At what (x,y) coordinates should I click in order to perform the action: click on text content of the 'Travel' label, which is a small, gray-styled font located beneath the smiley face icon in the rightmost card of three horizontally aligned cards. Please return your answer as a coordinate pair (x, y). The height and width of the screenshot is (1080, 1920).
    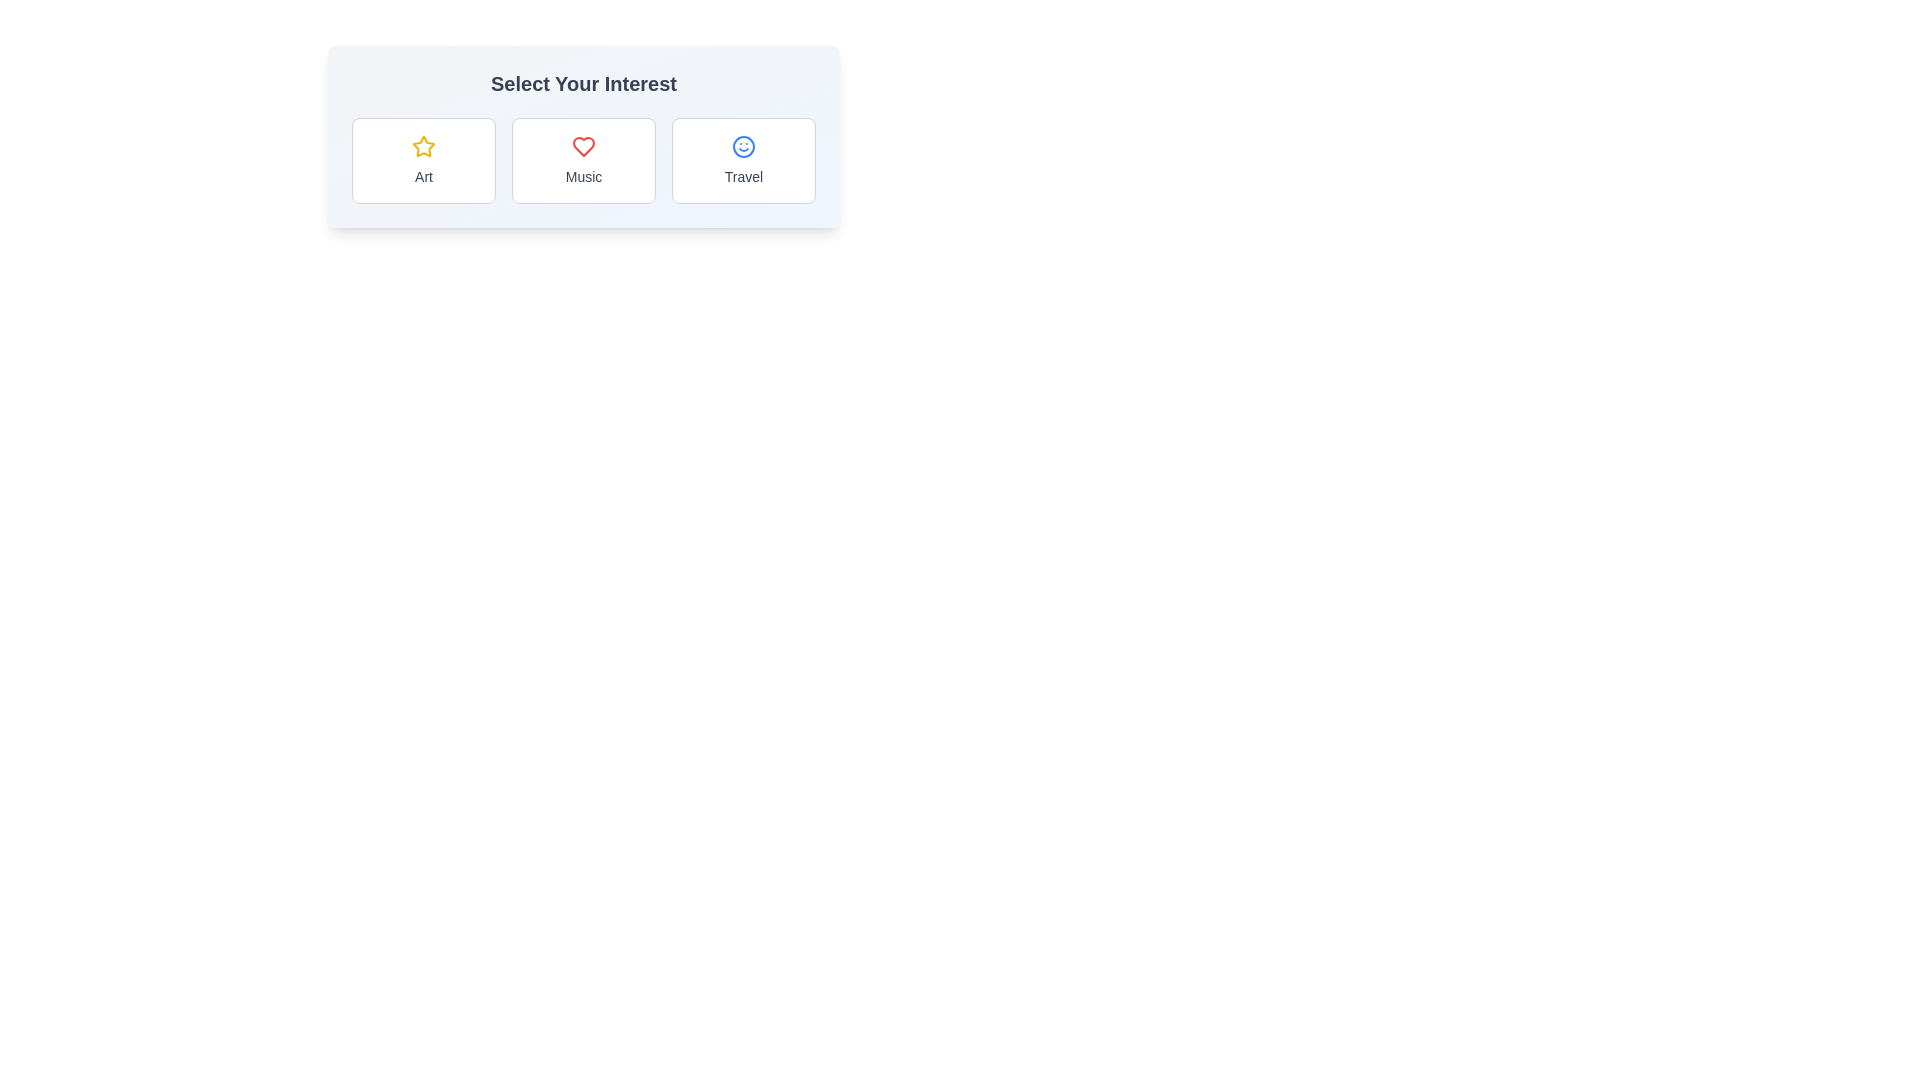
    Looking at the image, I should click on (743, 176).